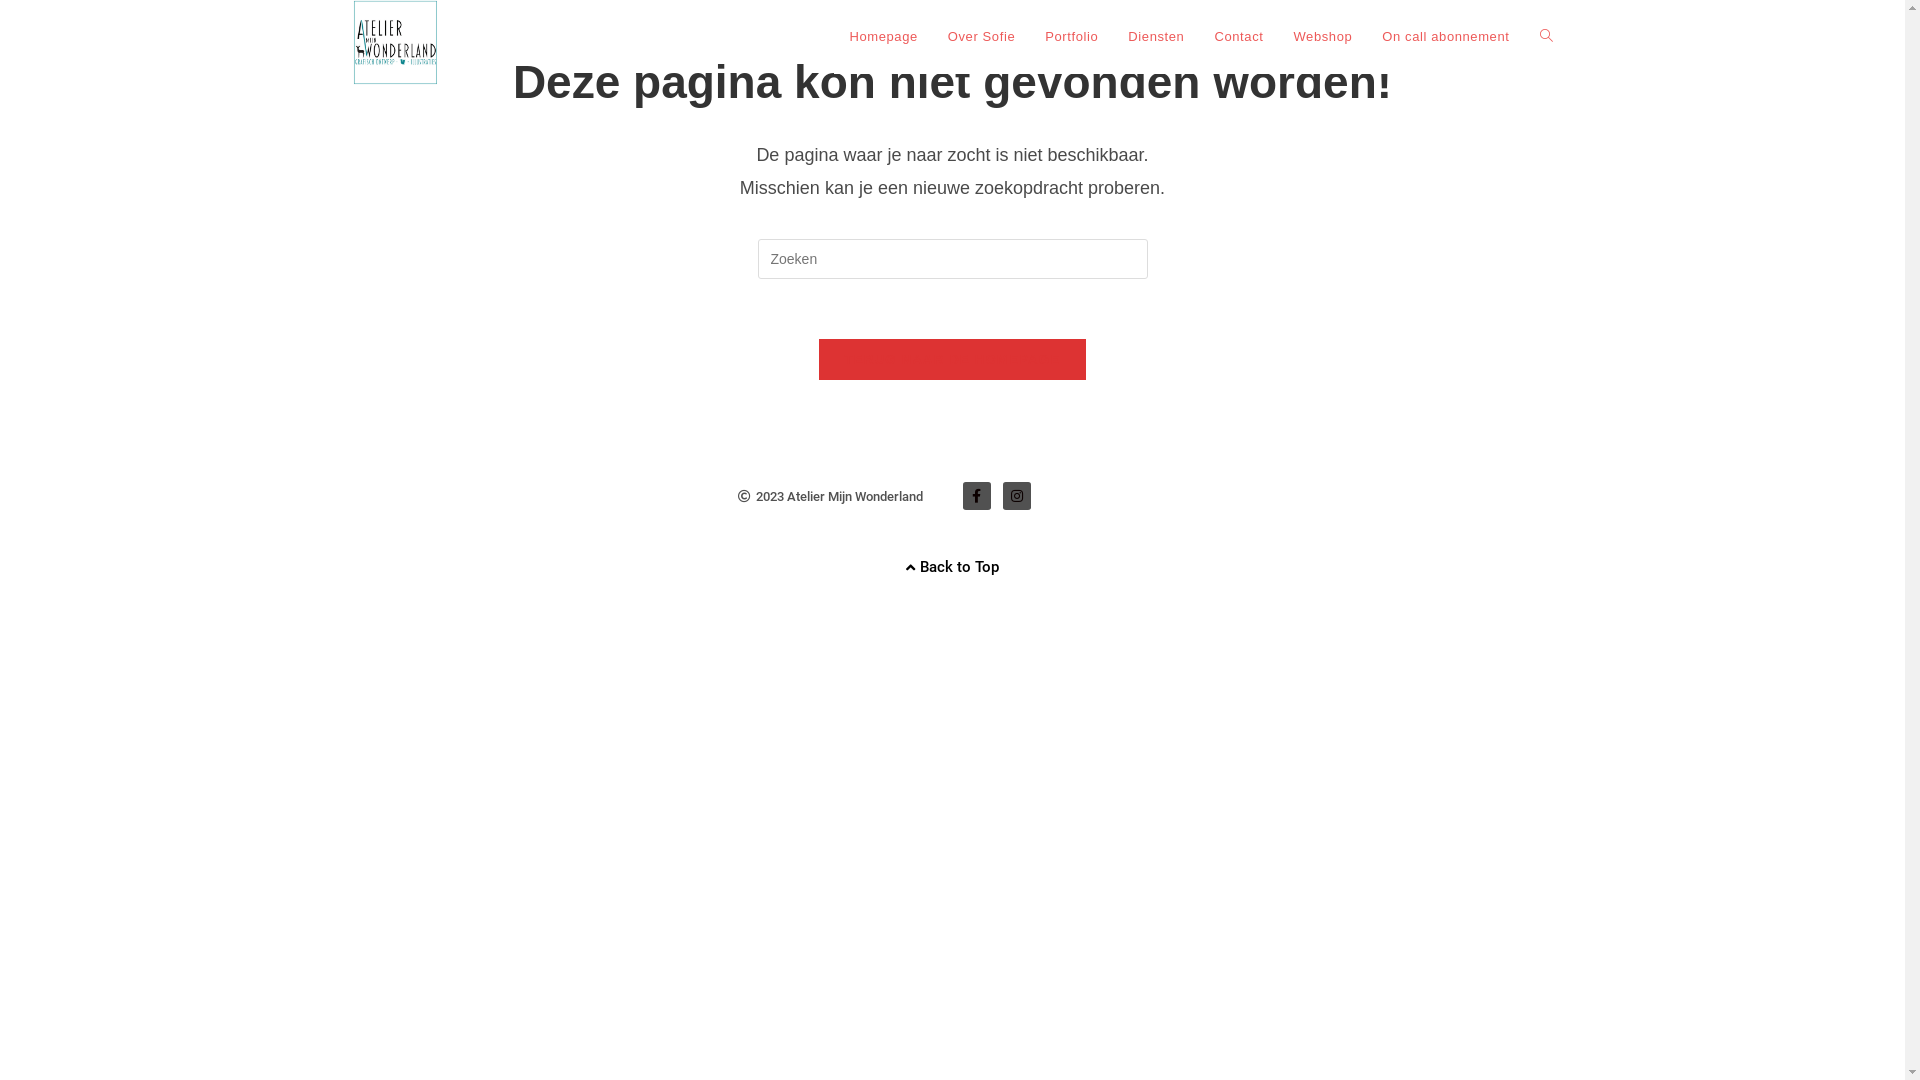  What do you see at coordinates (981, 37) in the screenshot?
I see `'Over Sofie'` at bounding box center [981, 37].